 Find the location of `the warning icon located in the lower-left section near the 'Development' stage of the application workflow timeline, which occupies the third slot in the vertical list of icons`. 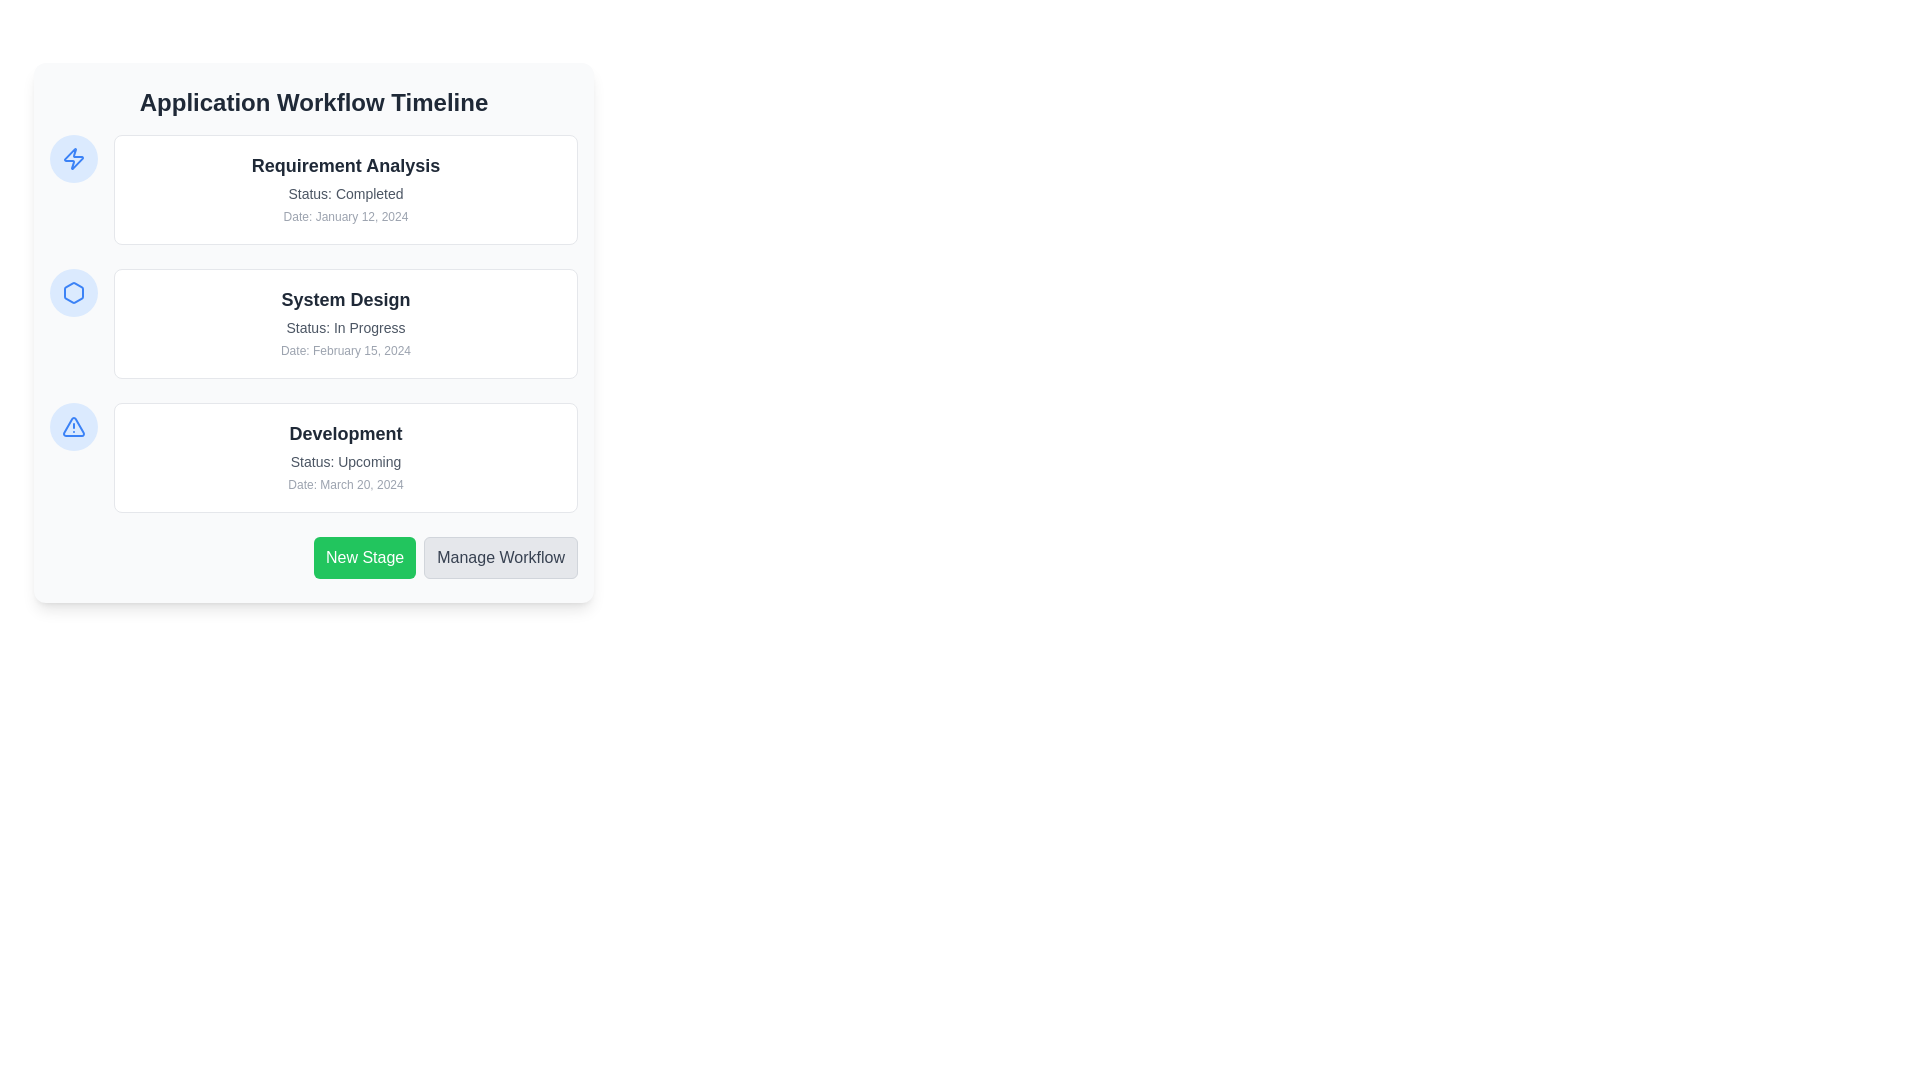

the warning icon located in the lower-left section near the 'Development' stage of the application workflow timeline, which occupies the third slot in the vertical list of icons is located at coordinates (73, 426).